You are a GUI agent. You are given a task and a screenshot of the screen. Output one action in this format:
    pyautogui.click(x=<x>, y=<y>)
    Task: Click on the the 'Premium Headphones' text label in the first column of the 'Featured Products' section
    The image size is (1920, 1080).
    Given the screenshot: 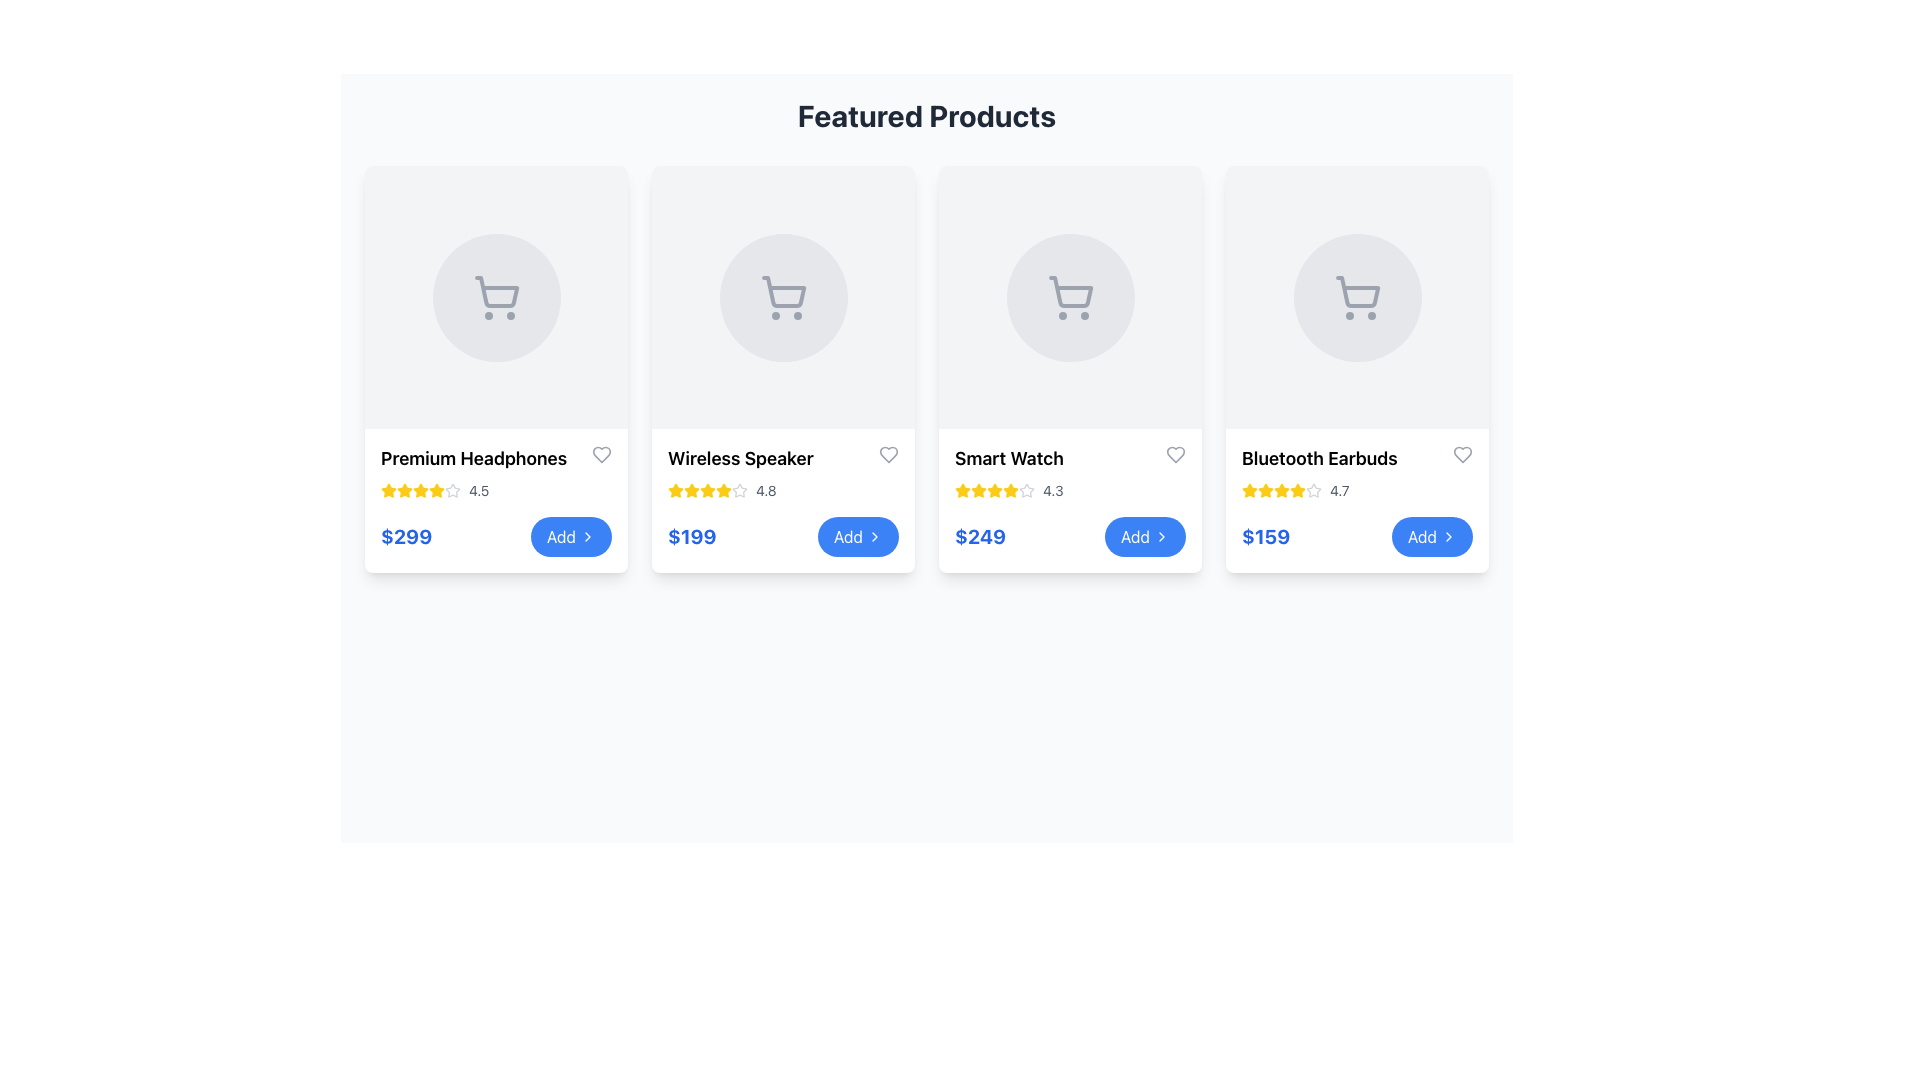 What is the action you would take?
    pyautogui.click(x=473, y=459)
    